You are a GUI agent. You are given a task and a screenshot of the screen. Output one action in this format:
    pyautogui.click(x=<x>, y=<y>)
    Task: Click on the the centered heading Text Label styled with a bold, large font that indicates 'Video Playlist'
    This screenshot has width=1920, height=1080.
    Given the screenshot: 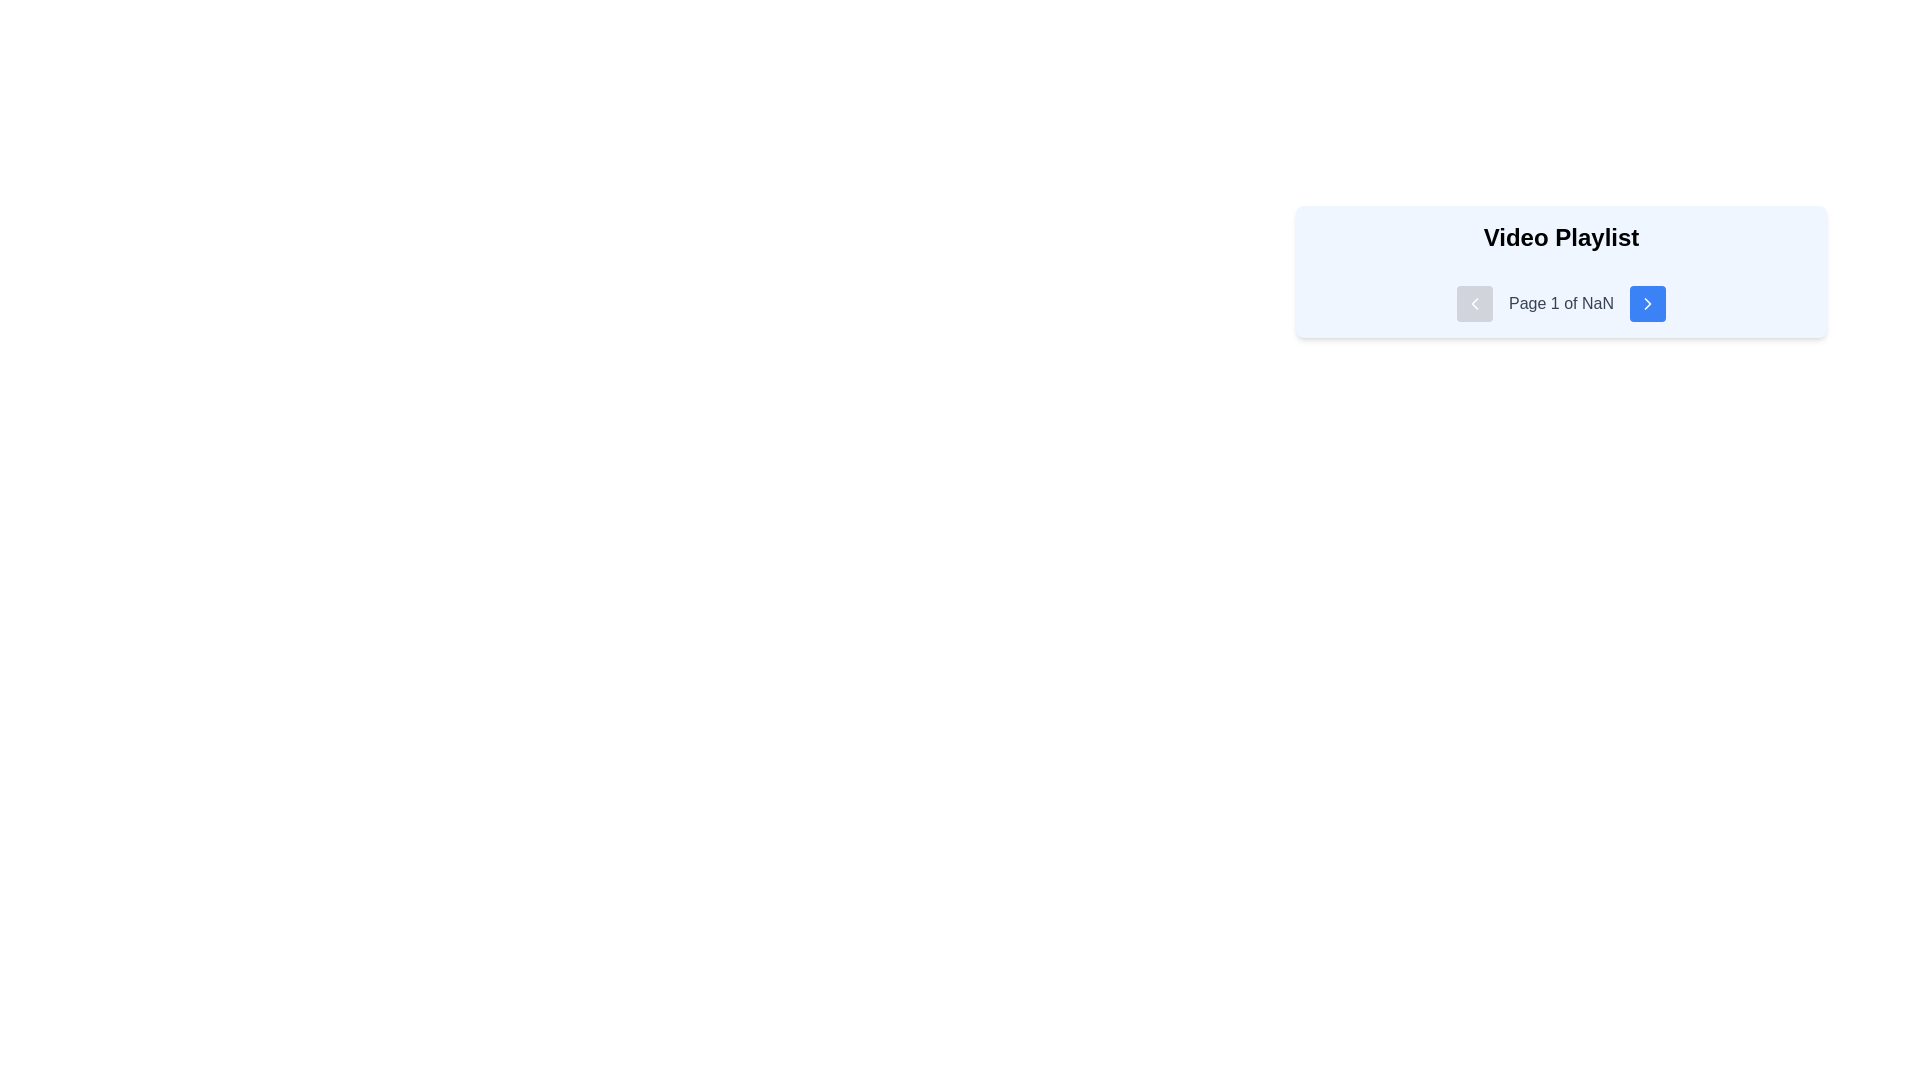 What is the action you would take?
    pyautogui.click(x=1560, y=237)
    